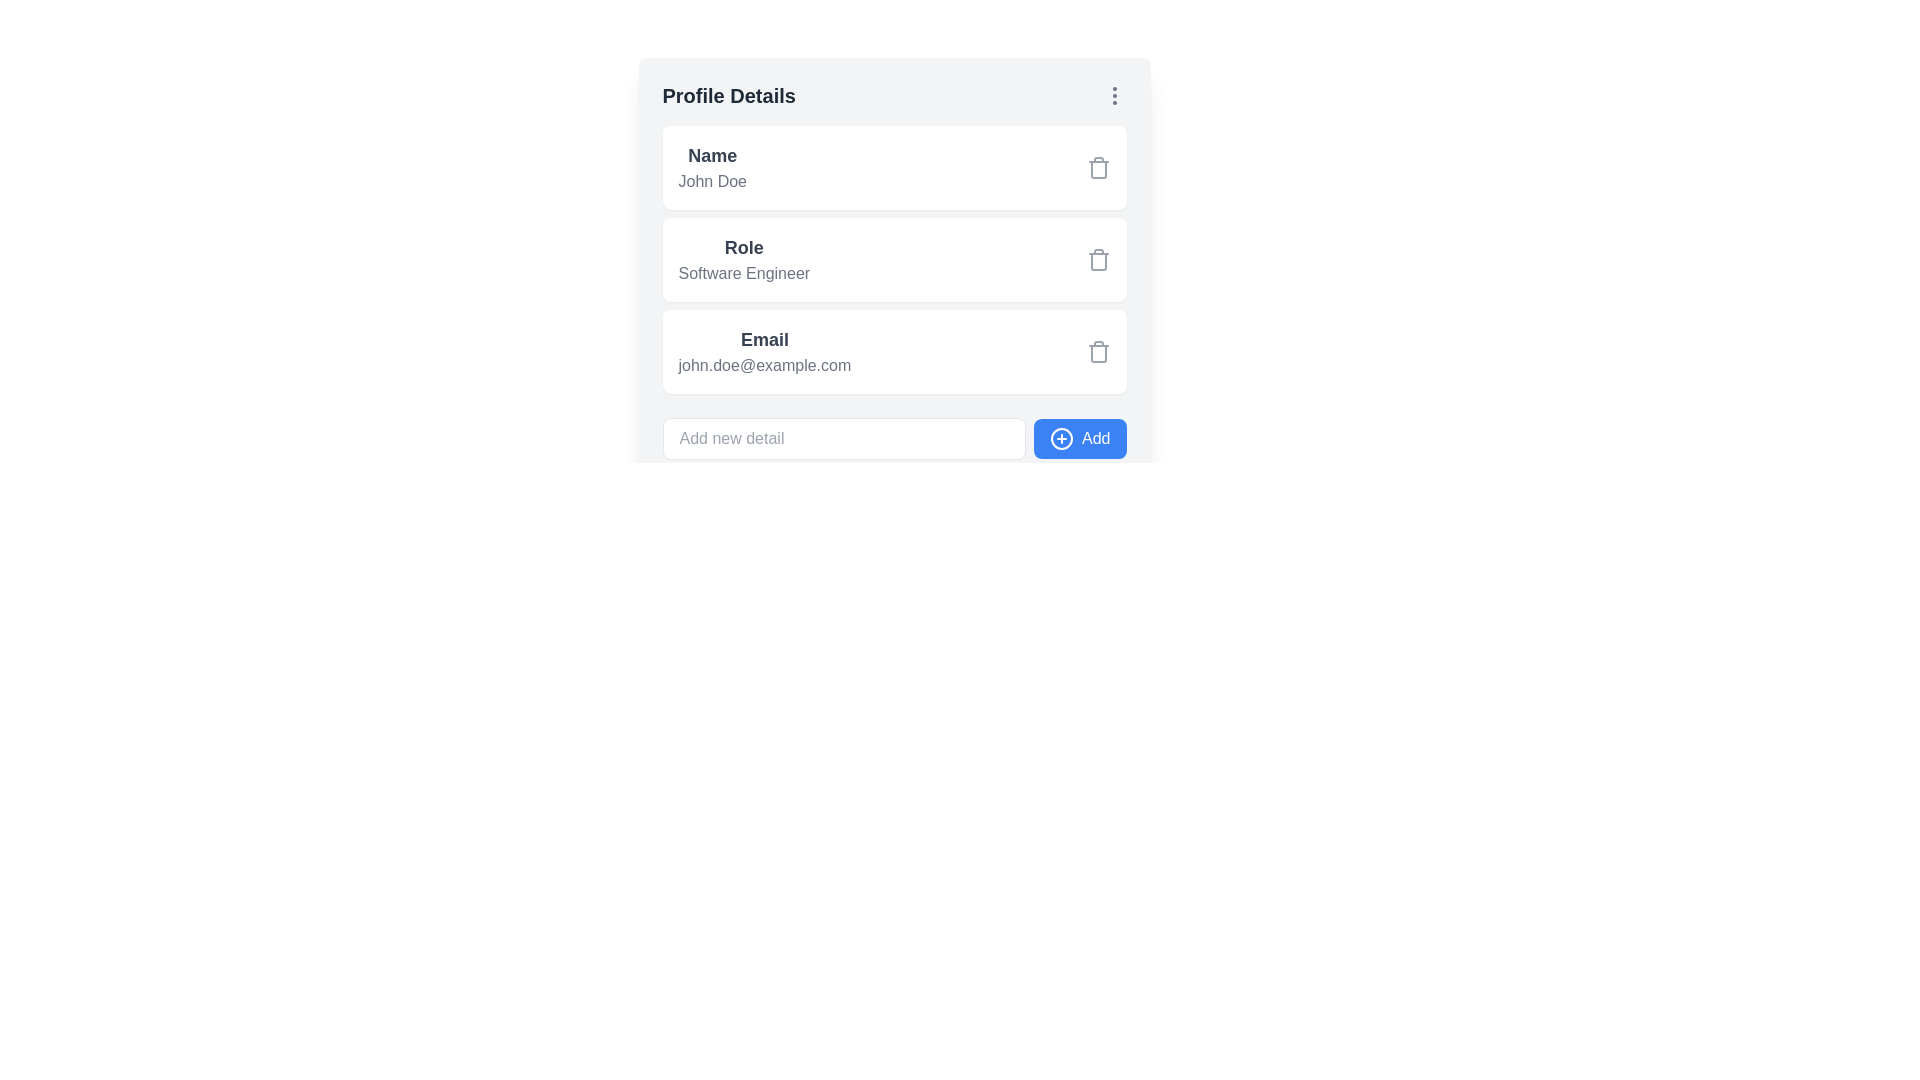  Describe the element at coordinates (743, 258) in the screenshot. I see `text content of the Text display element indicating the role of the profile, which is located in the 'Profile Details' section as the second item in the list` at that location.